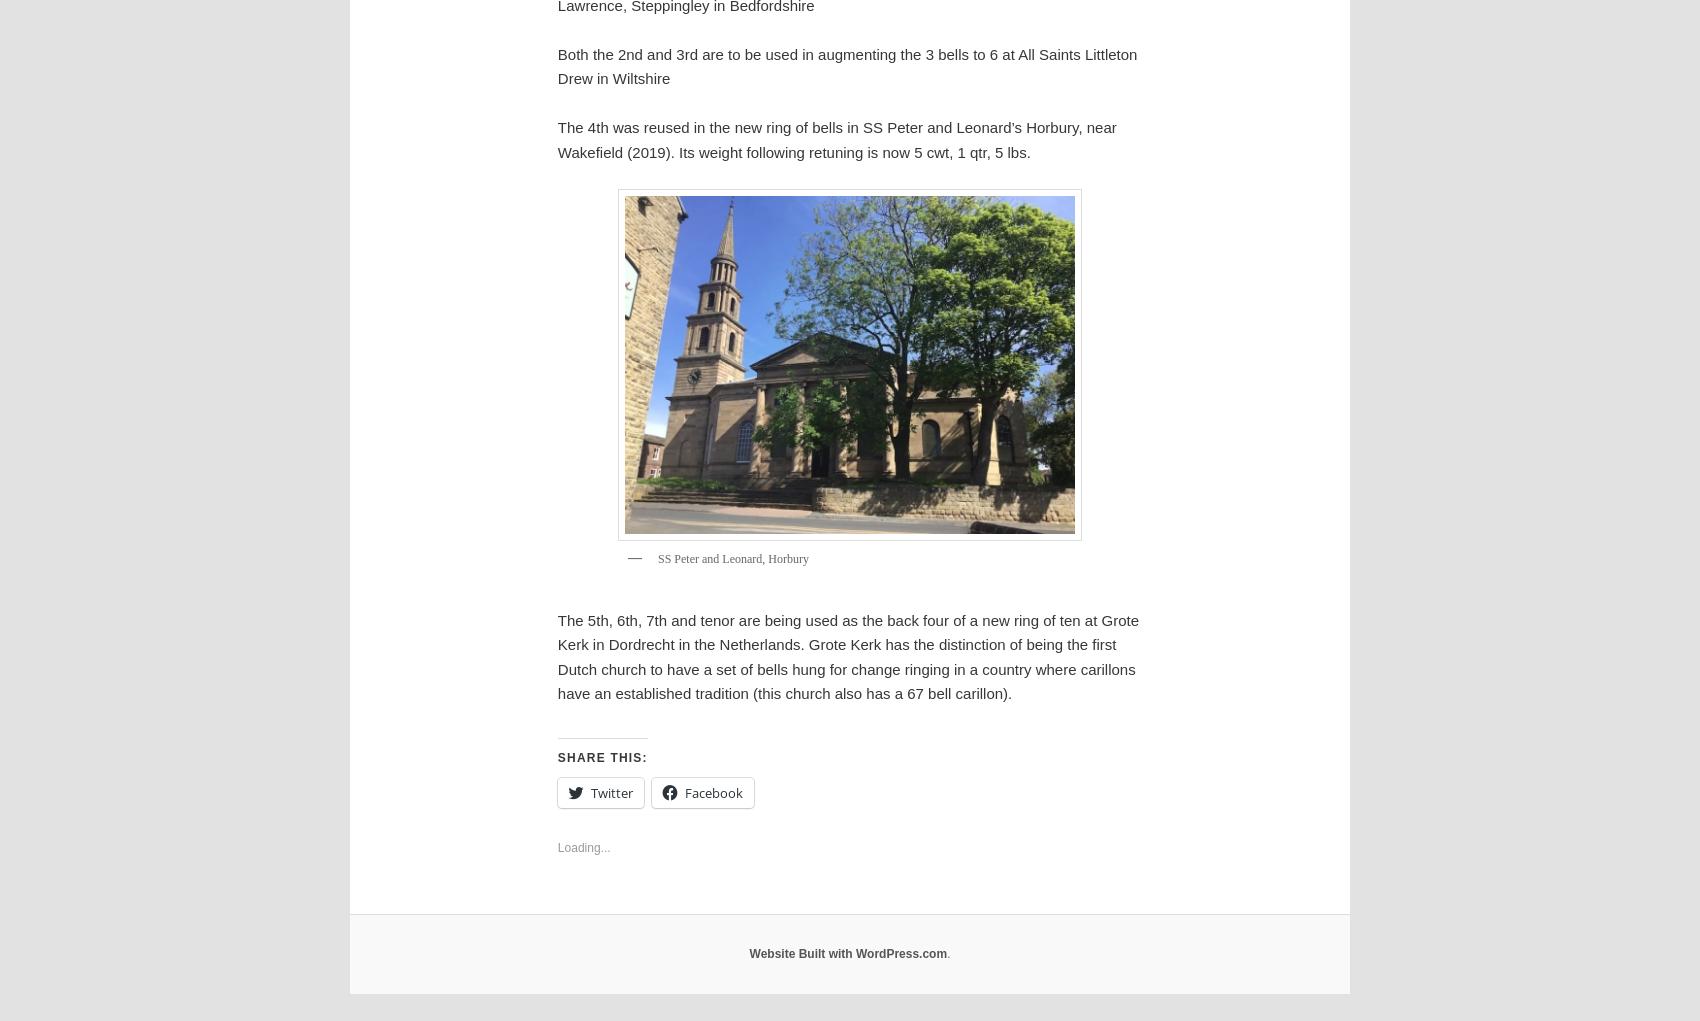  I want to click on 'The 5th, 6th, 7th and tenor are being used as the back four of a new ring of ten at Grote Kerk in Dordrecht in the Netherlands. Grote Kerk has the distinction of  being the first Dutch church to have a set of bells hung for change ringing in a country where carillons have an established tradition (this church also has a 67 bell carillon).', so click(846, 654).